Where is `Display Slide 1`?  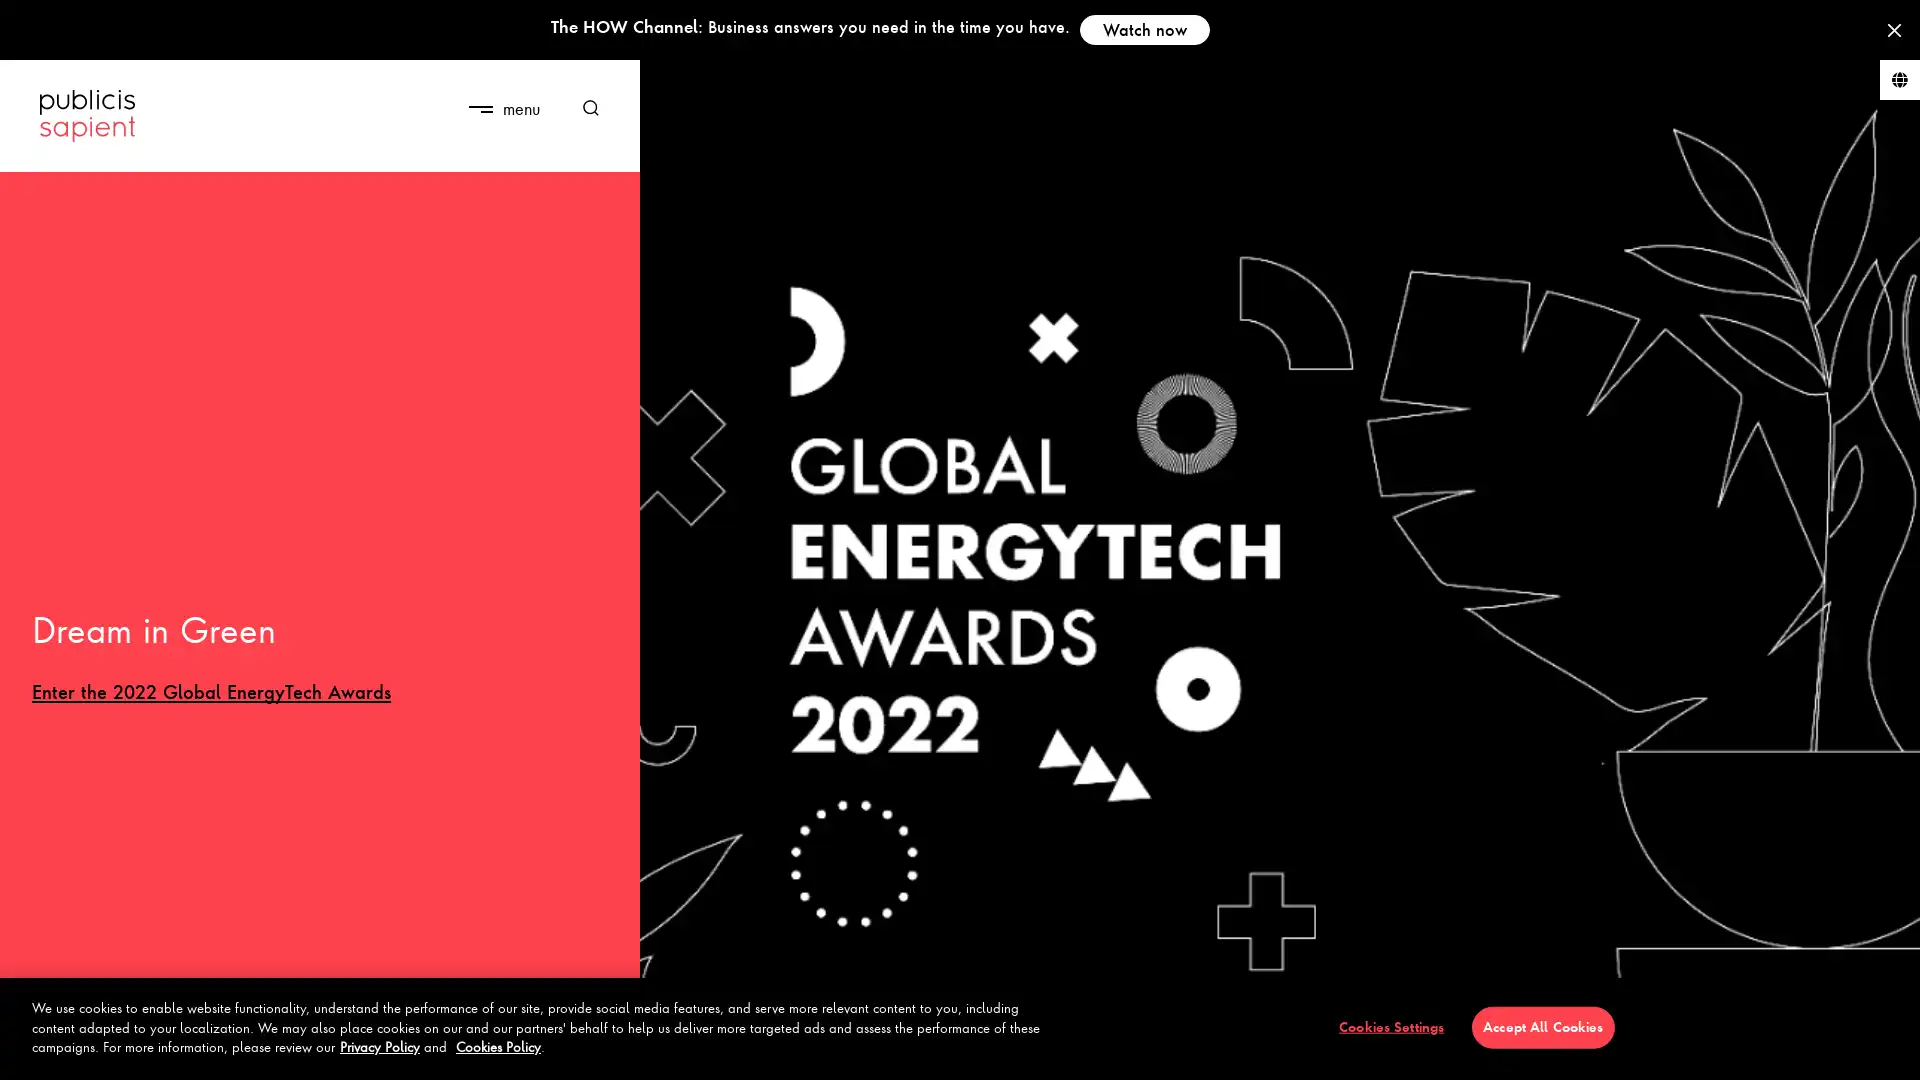 Display Slide 1 is located at coordinates (66, 1052).